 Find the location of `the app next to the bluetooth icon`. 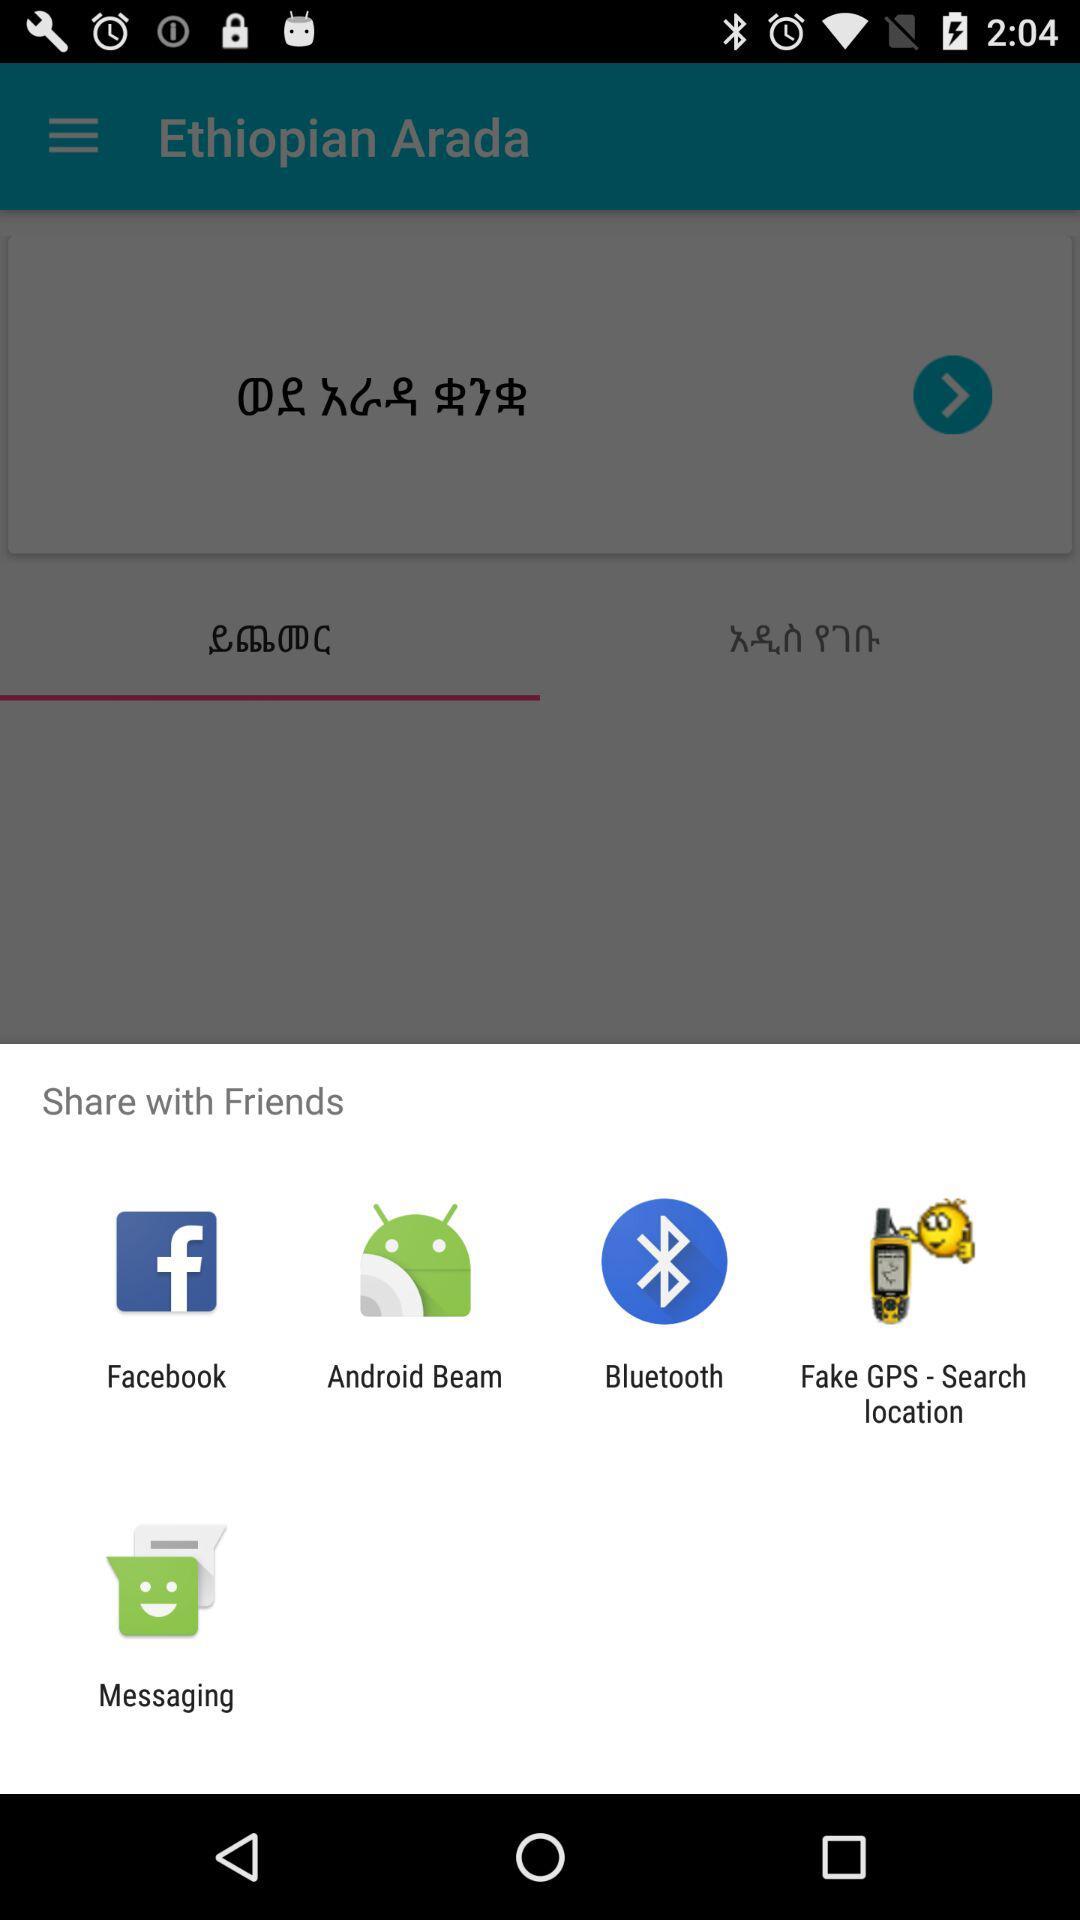

the app next to the bluetooth icon is located at coordinates (913, 1392).